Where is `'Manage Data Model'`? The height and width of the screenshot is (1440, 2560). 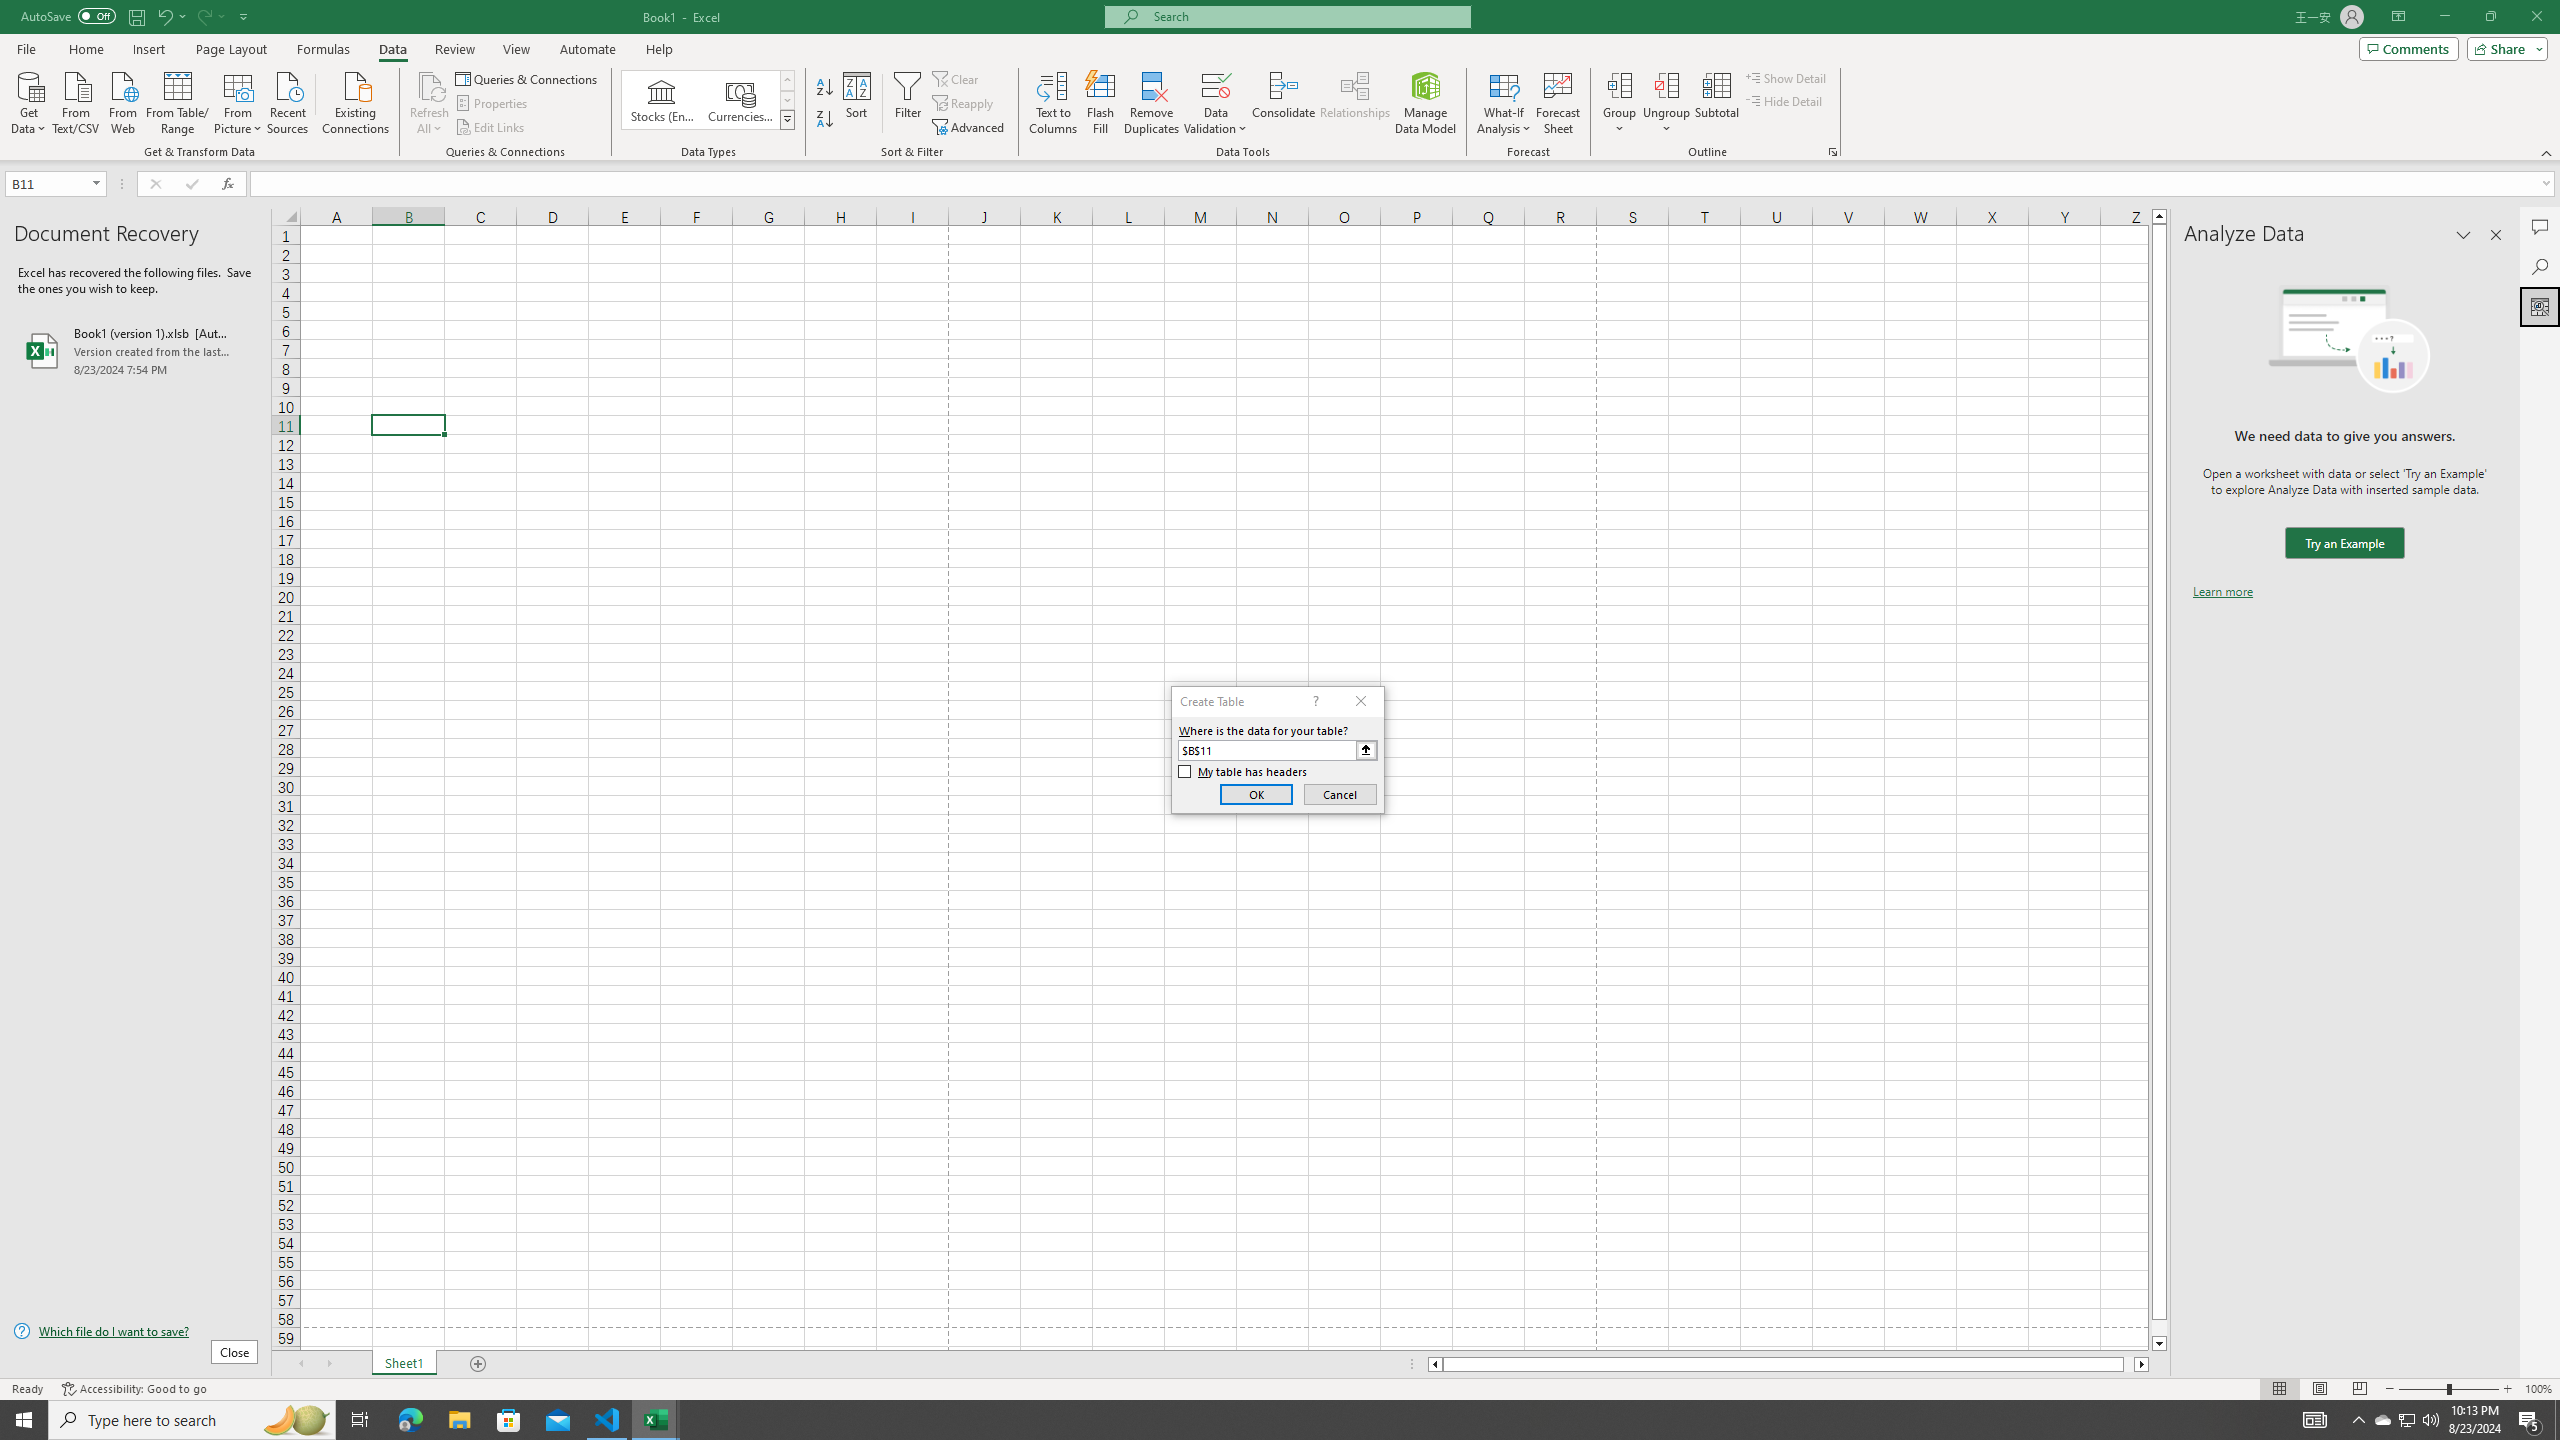 'Manage Data Model' is located at coordinates (1424, 103).